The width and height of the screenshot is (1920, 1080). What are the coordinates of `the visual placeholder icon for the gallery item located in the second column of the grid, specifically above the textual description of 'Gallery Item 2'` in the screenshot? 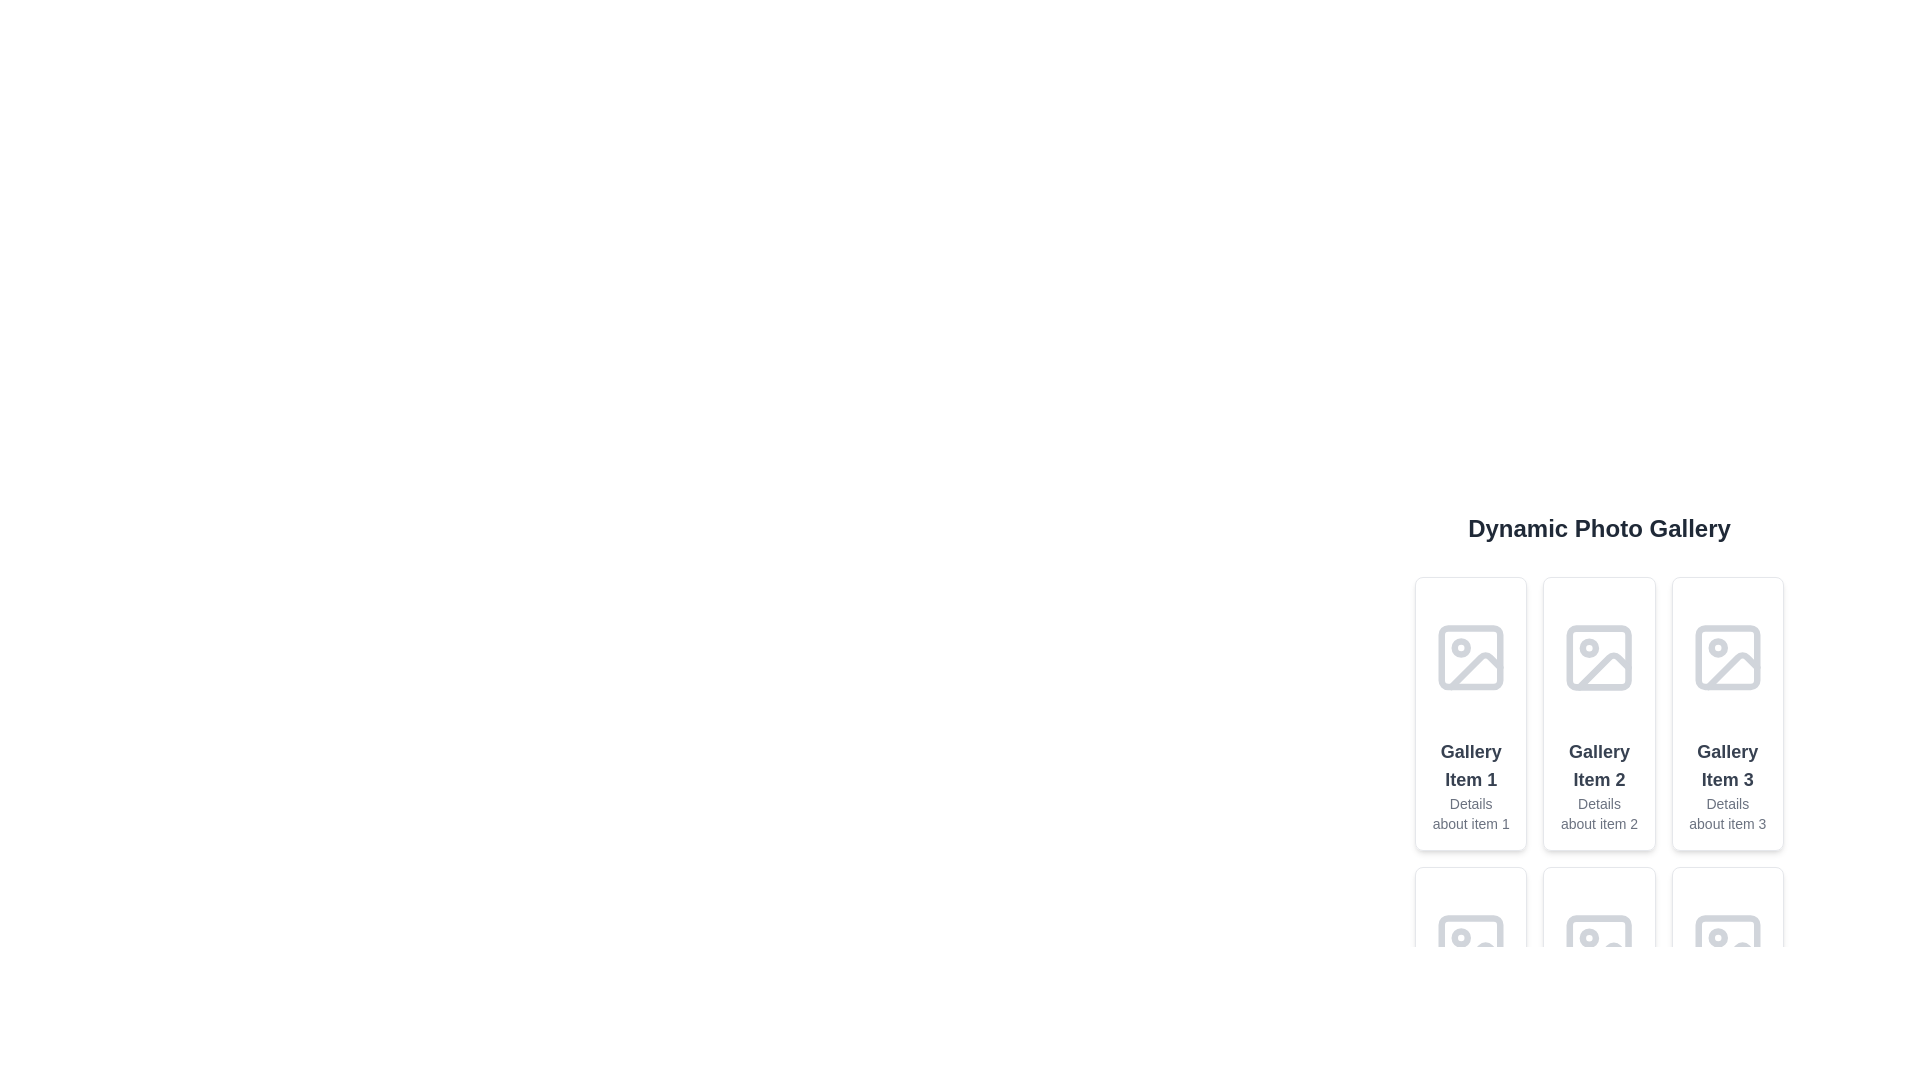 It's located at (1597, 658).